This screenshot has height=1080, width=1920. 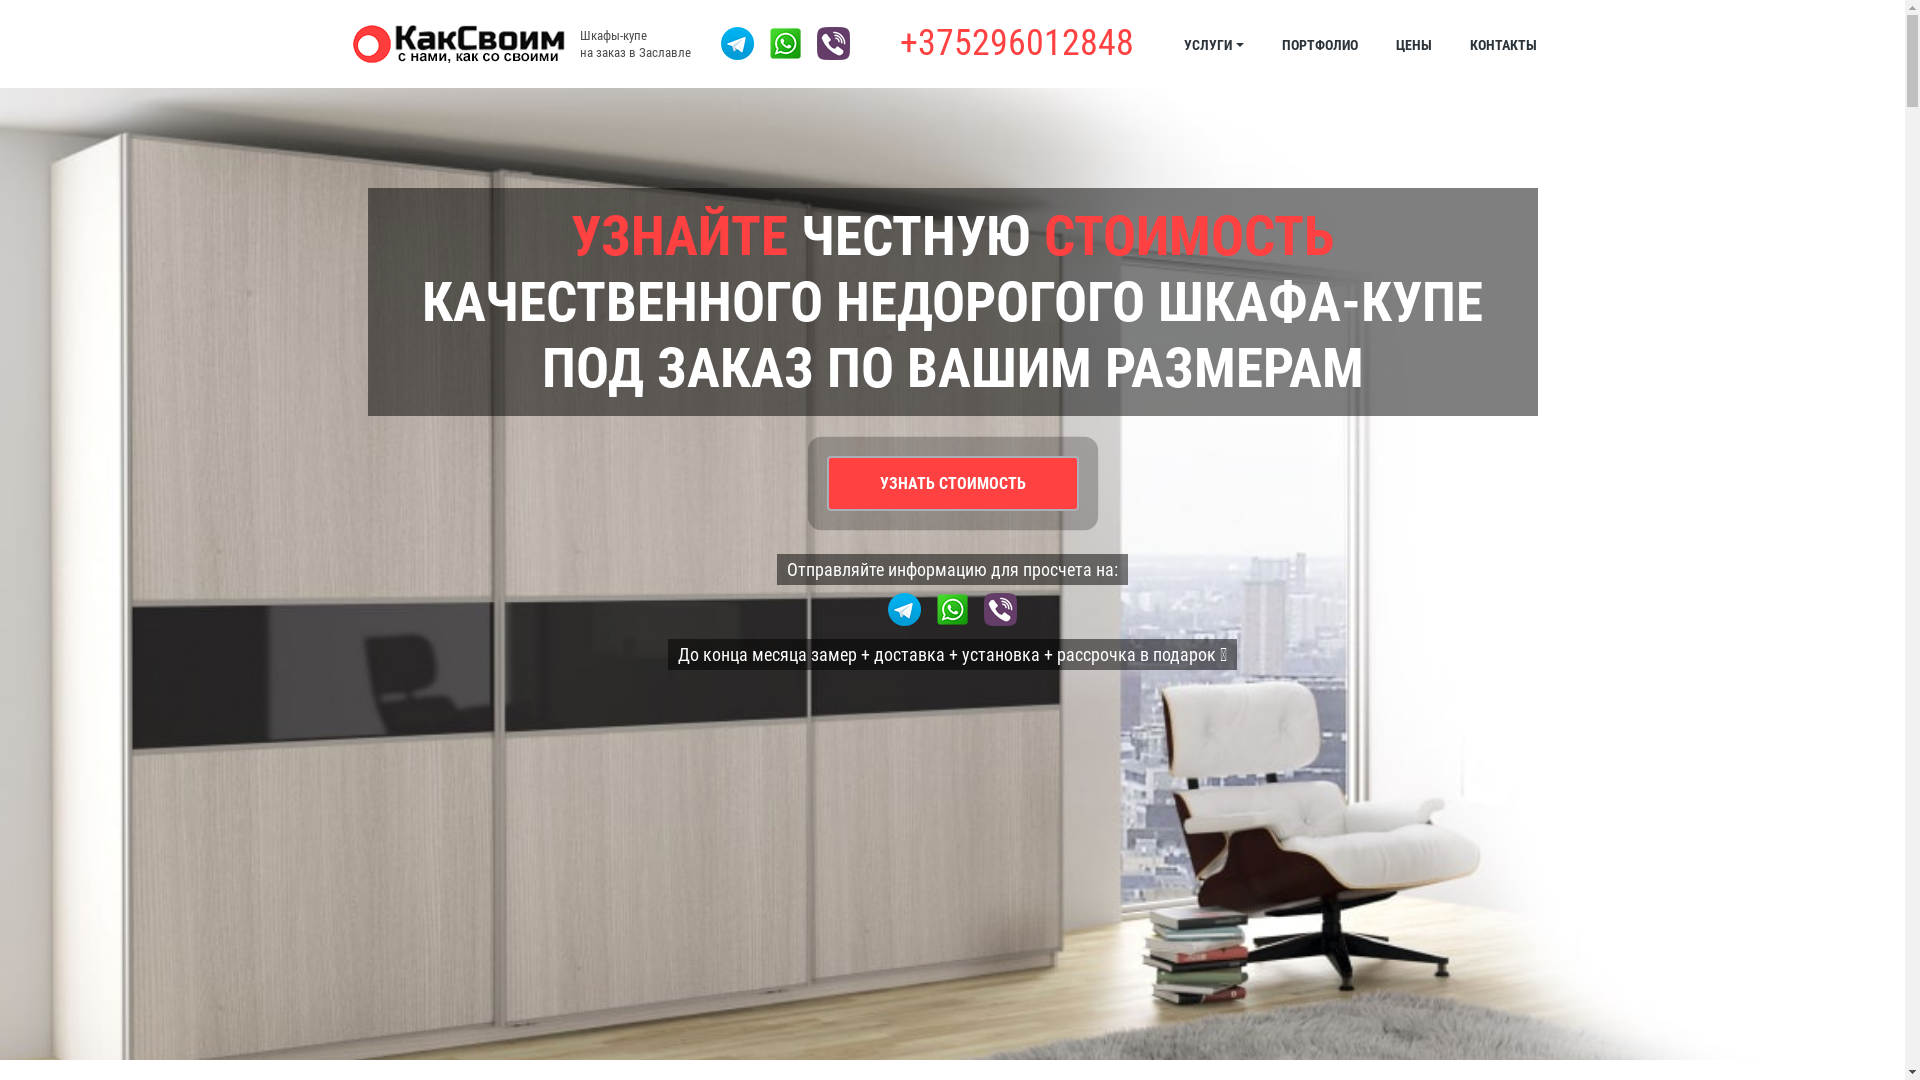 What do you see at coordinates (899, 43) in the screenshot?
I see `'+375296012848'` at bounding box center [899, 43].